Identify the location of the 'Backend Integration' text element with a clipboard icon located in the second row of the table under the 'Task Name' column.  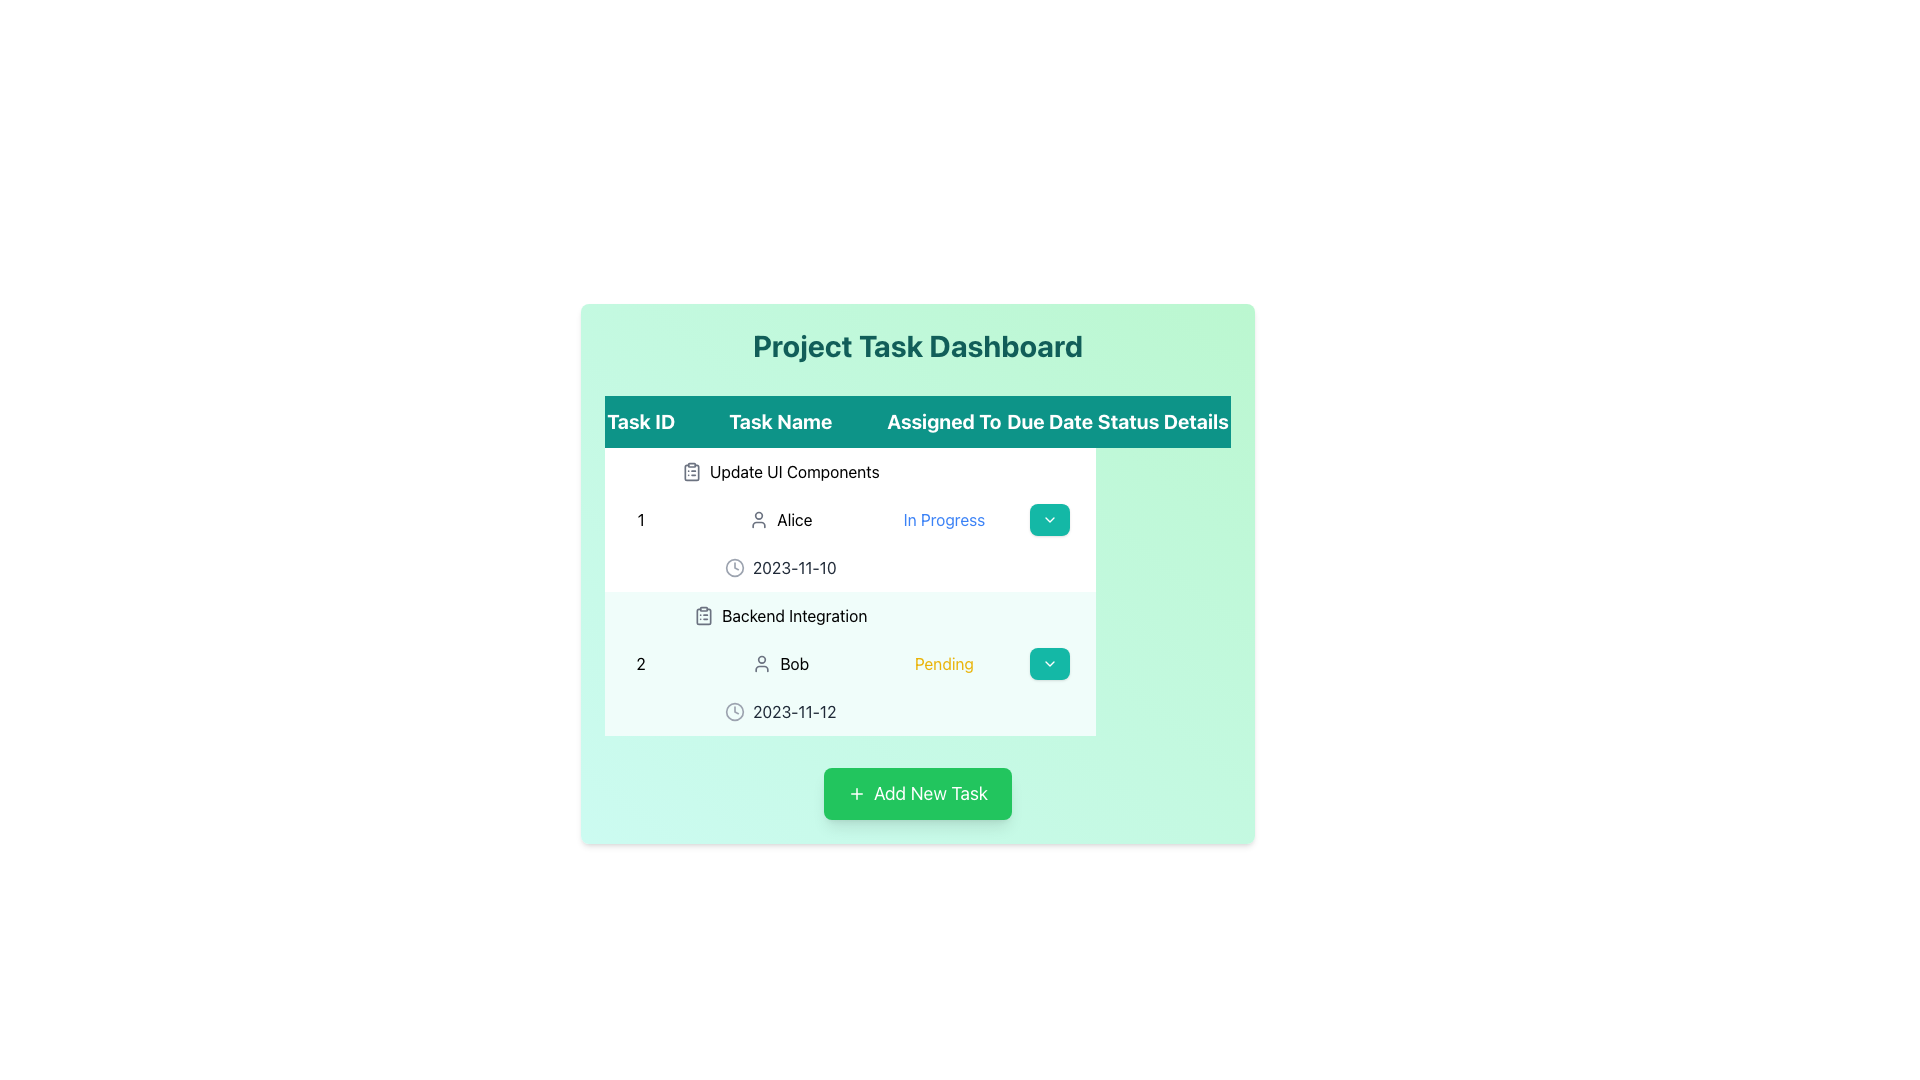
(779, 615).